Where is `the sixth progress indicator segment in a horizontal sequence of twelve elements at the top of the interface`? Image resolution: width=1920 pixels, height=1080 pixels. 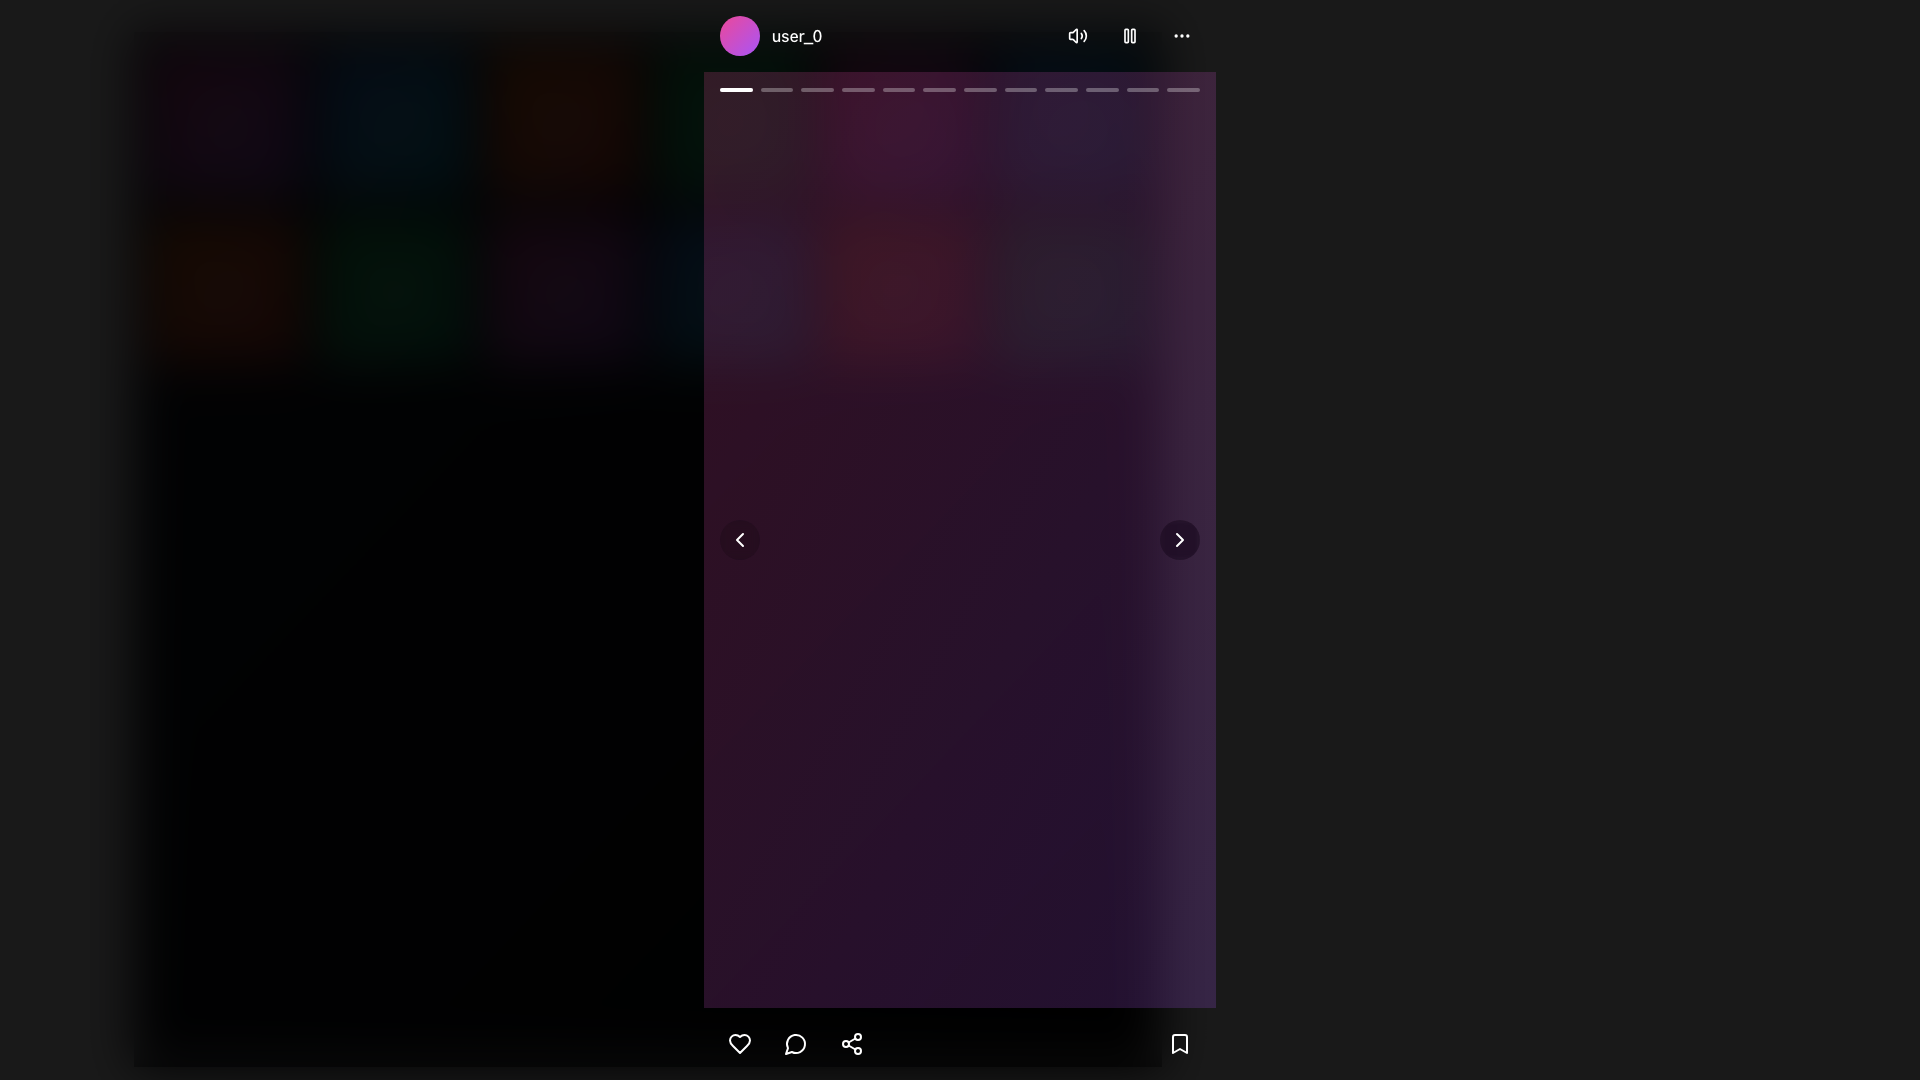 the sixth progress indicator segment in a horizontal sequence of twelve elements at the top of the interface is located at coordinates (938, 88).